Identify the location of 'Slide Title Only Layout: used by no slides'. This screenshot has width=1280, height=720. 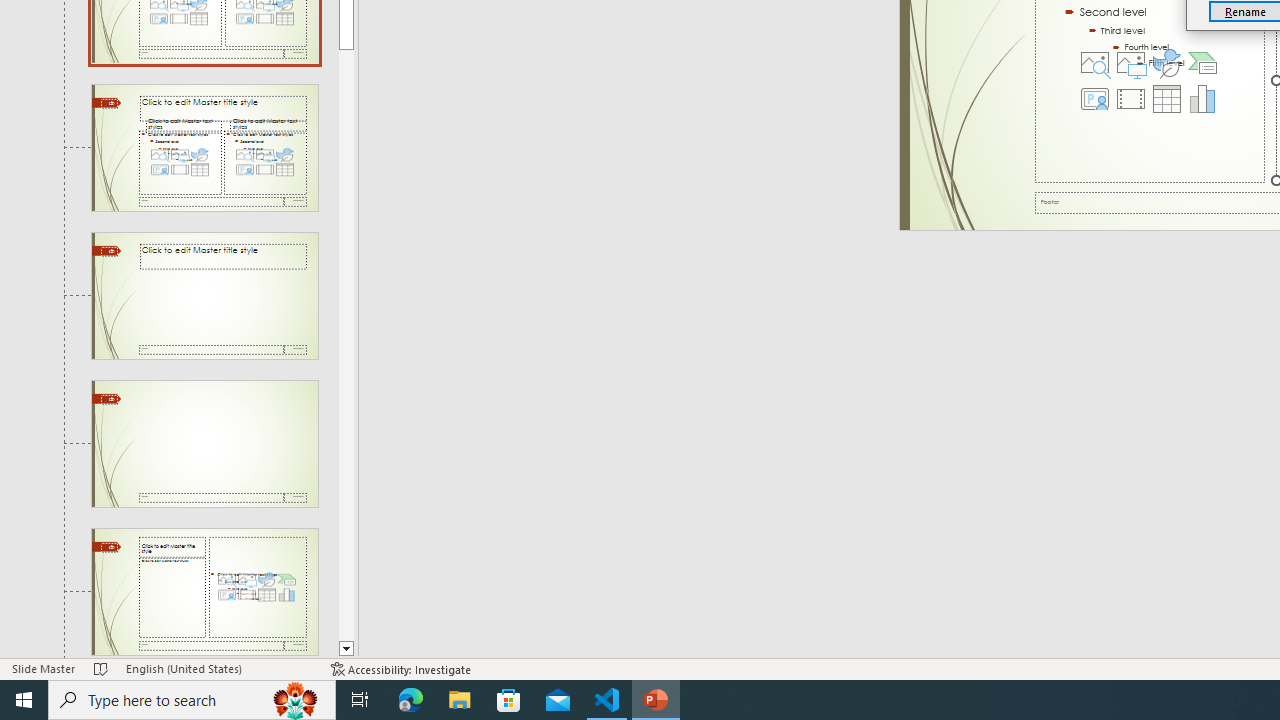
(204, 442).